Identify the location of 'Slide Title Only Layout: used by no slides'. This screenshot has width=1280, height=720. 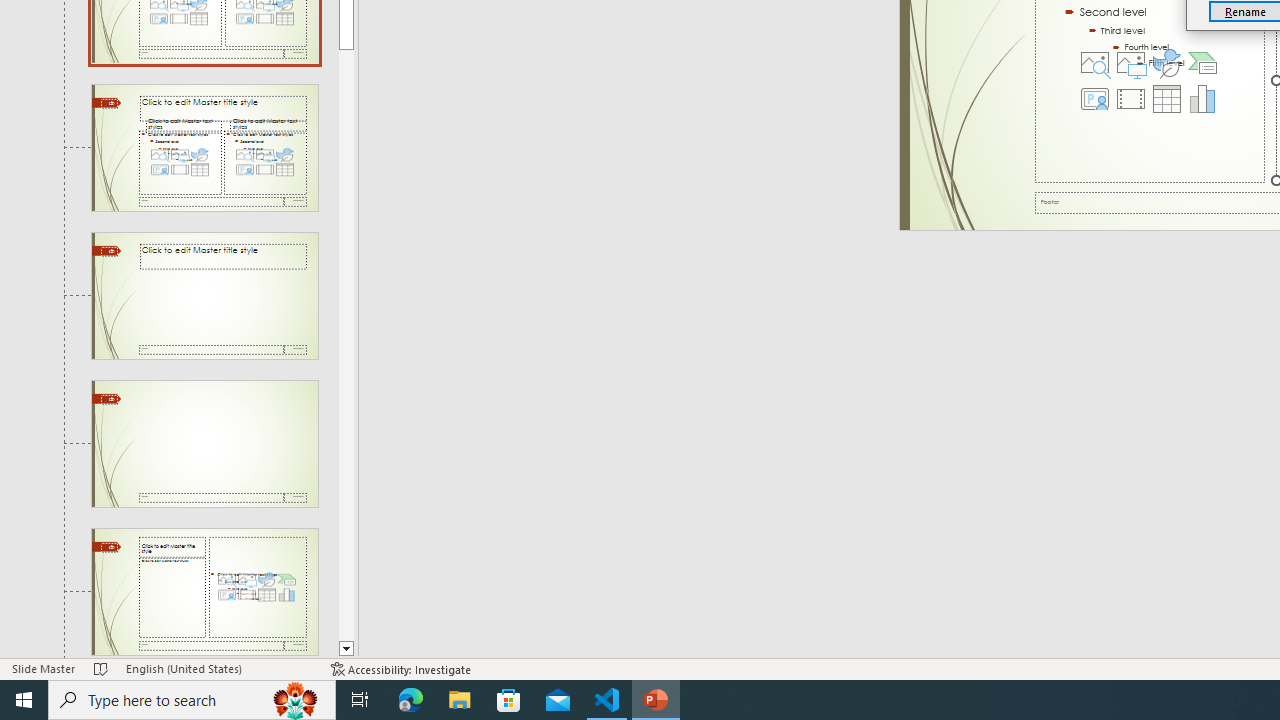
(204, 442).